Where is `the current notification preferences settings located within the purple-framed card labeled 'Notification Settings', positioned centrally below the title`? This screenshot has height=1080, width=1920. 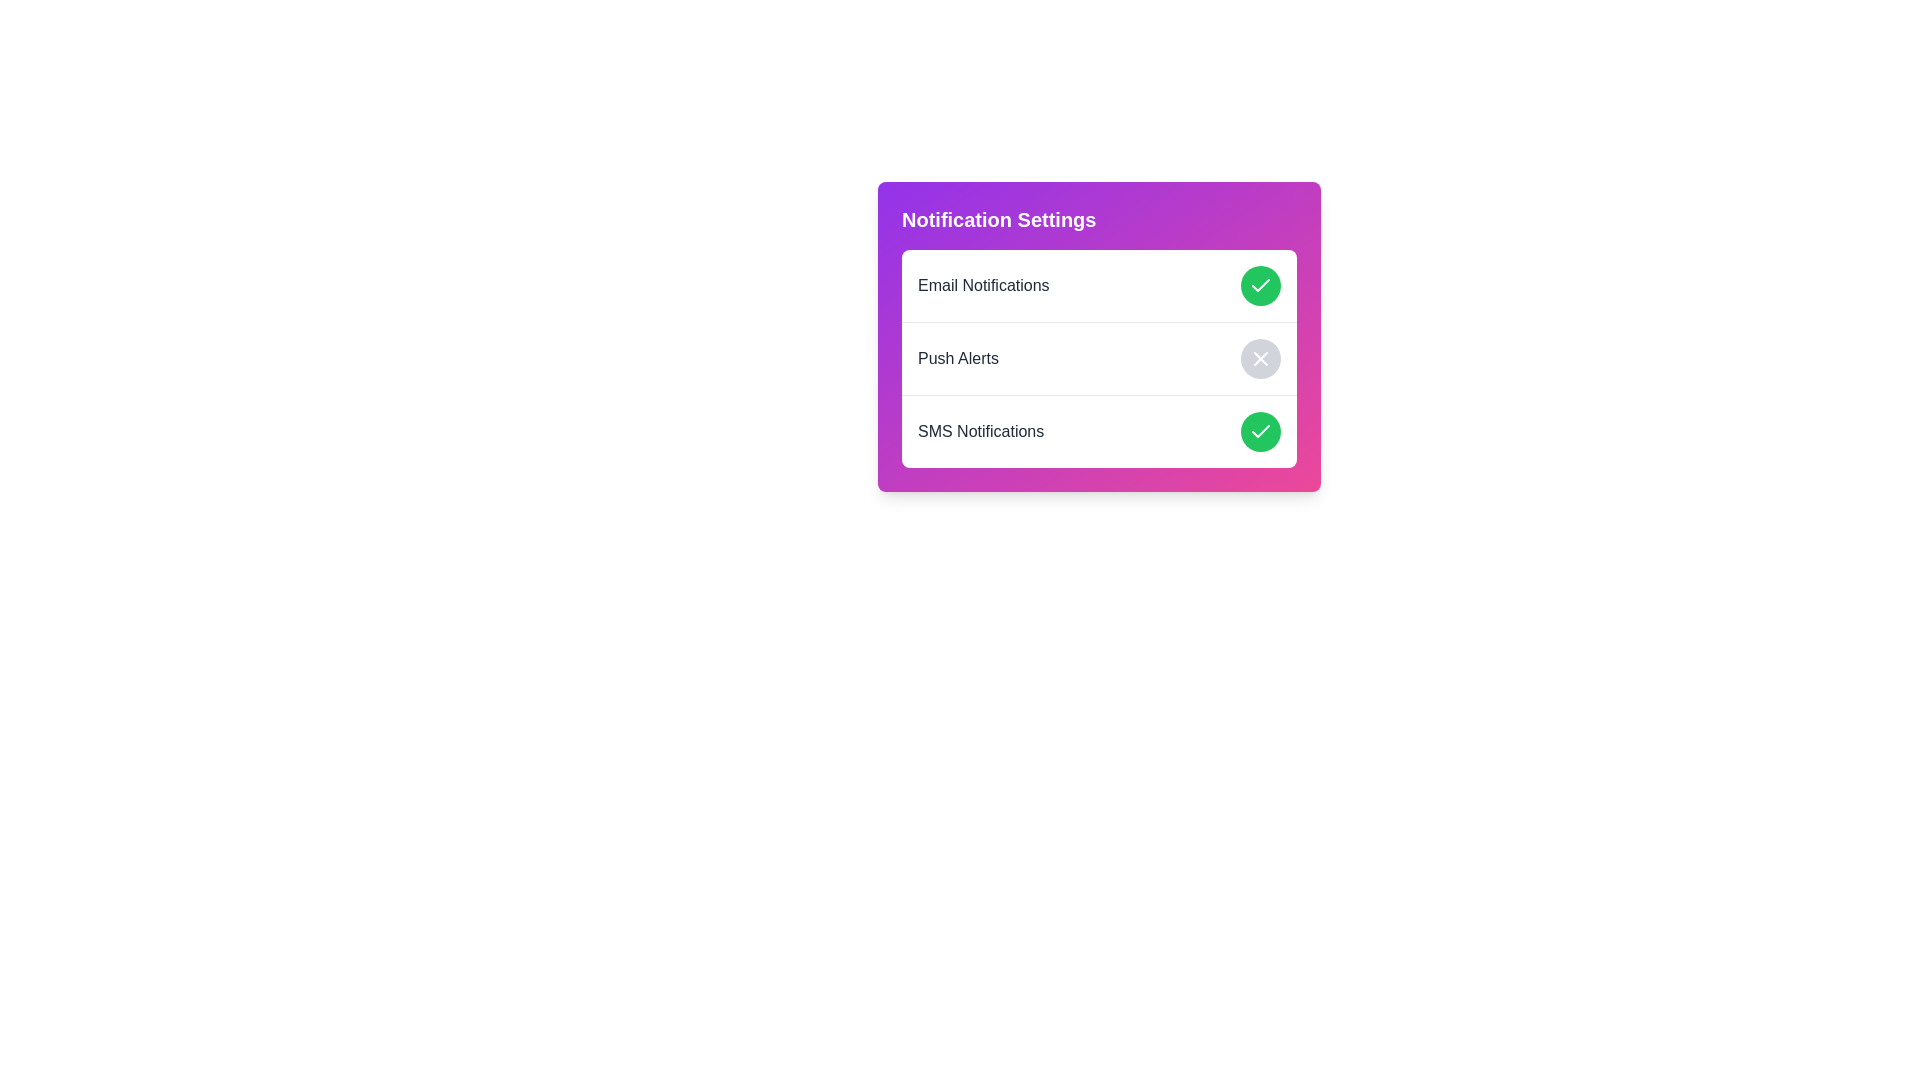
the current notification preferences settings located within the purple-framed card labeled 'Notification Settings', positioned centrally below the title is located at coordinates (1098, 357).